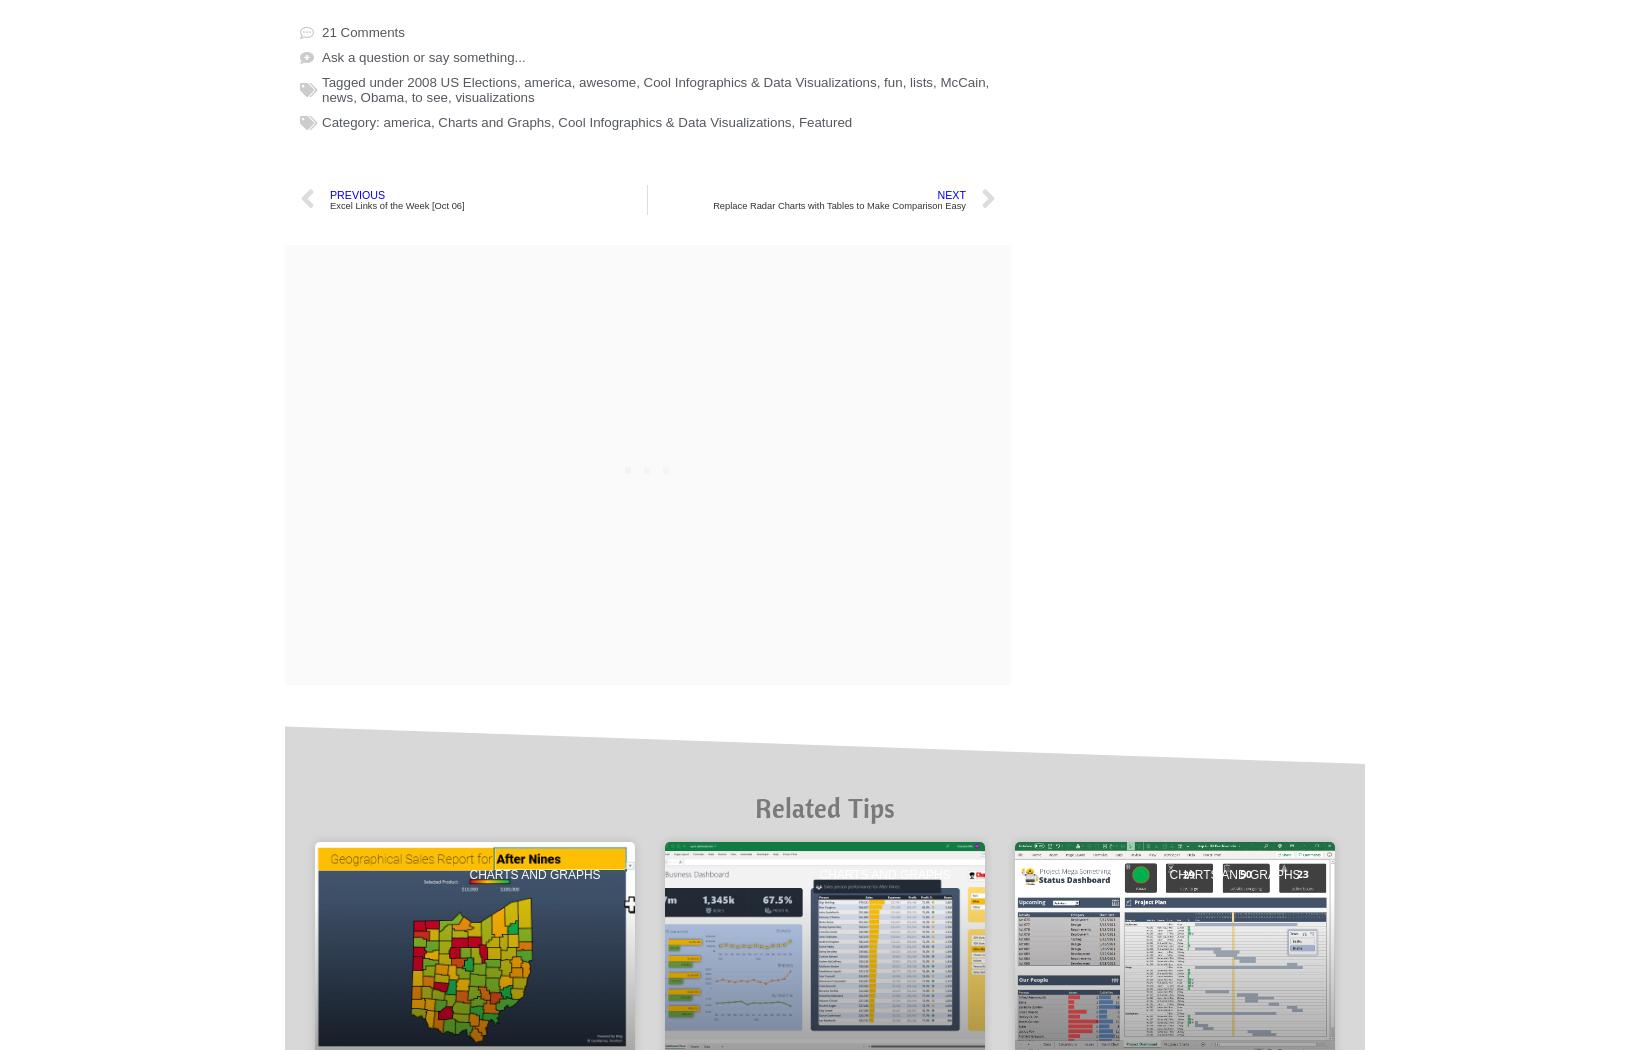 Image resolution: width=1650 pixels, height=1050 pixels. What do you see at coordinates (460, 768) in the screenshot?
I see `'2008 US Elections'` at bounding box center [460, 768].